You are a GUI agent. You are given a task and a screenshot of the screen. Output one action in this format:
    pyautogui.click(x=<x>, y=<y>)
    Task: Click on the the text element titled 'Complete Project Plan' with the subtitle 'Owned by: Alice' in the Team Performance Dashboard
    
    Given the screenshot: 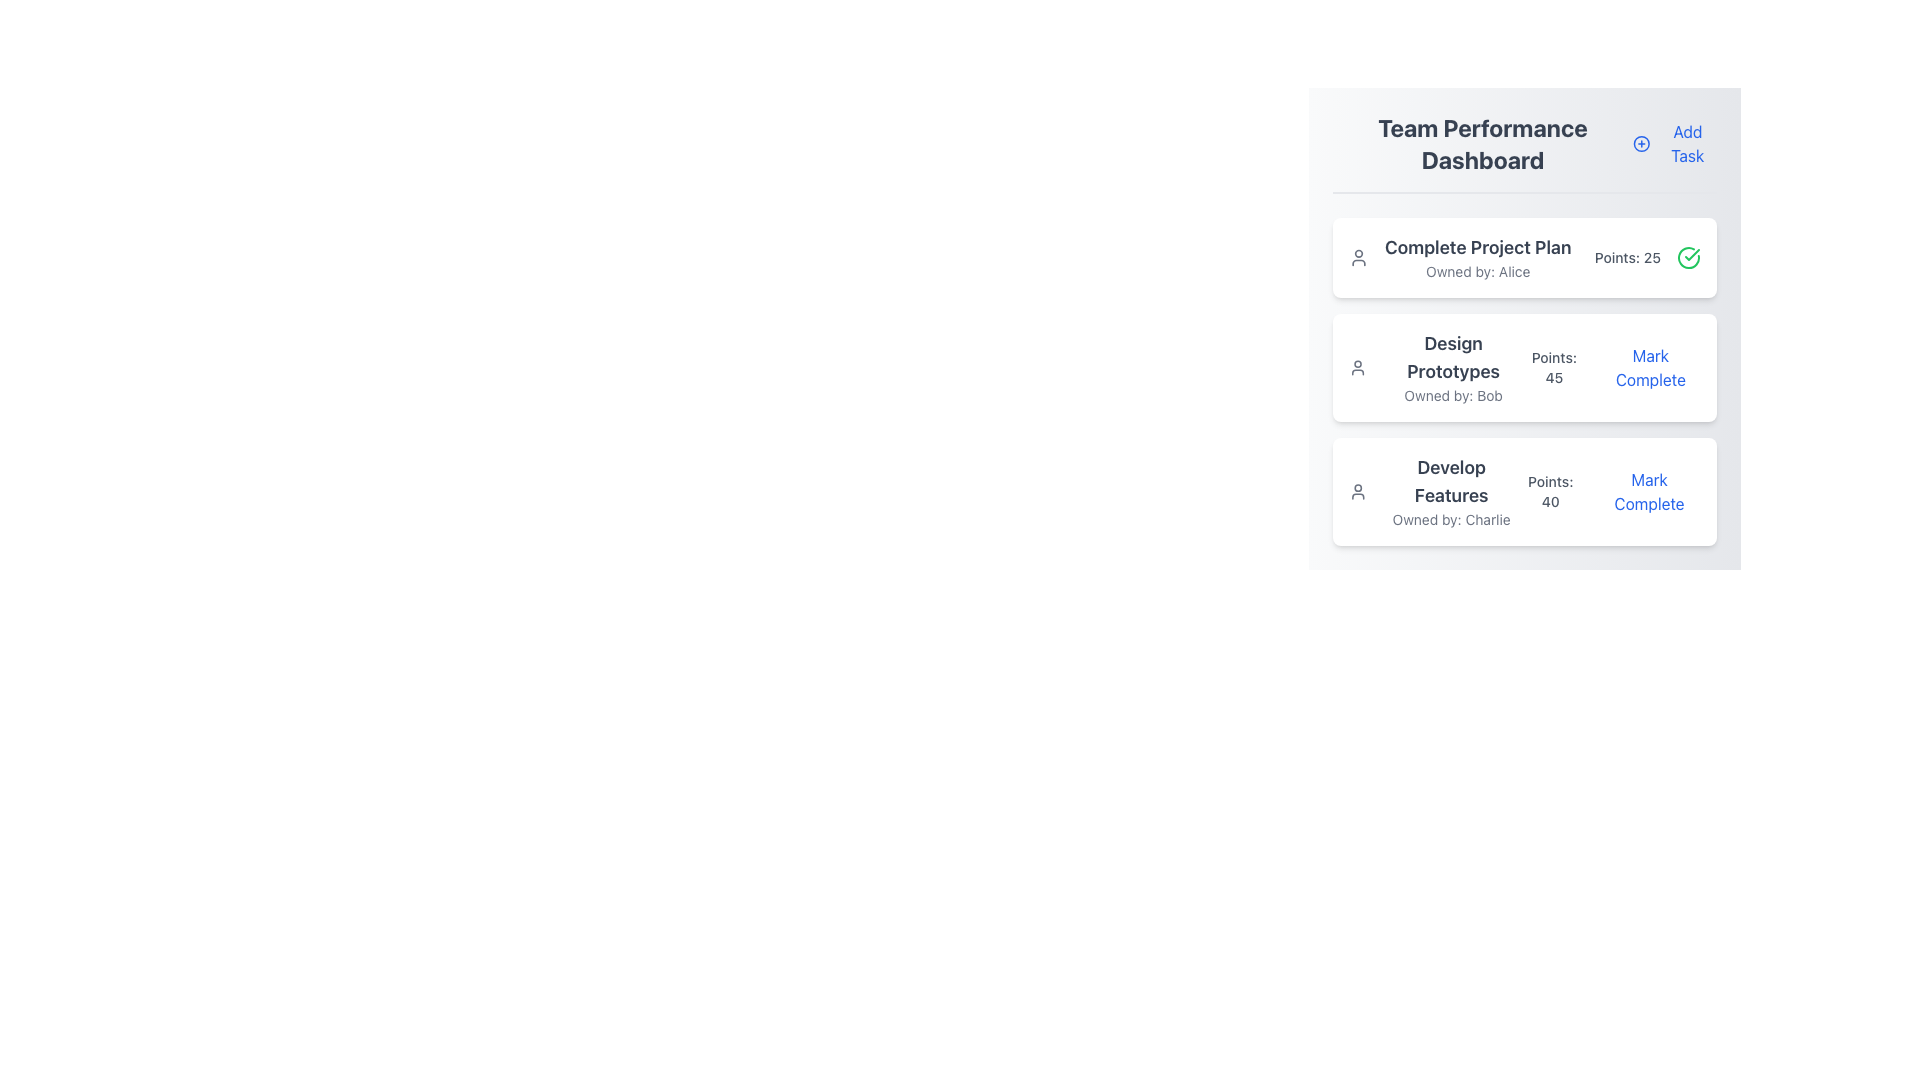 What is the action you would take?
    pyautogui.click(x=1460, y=257)
    